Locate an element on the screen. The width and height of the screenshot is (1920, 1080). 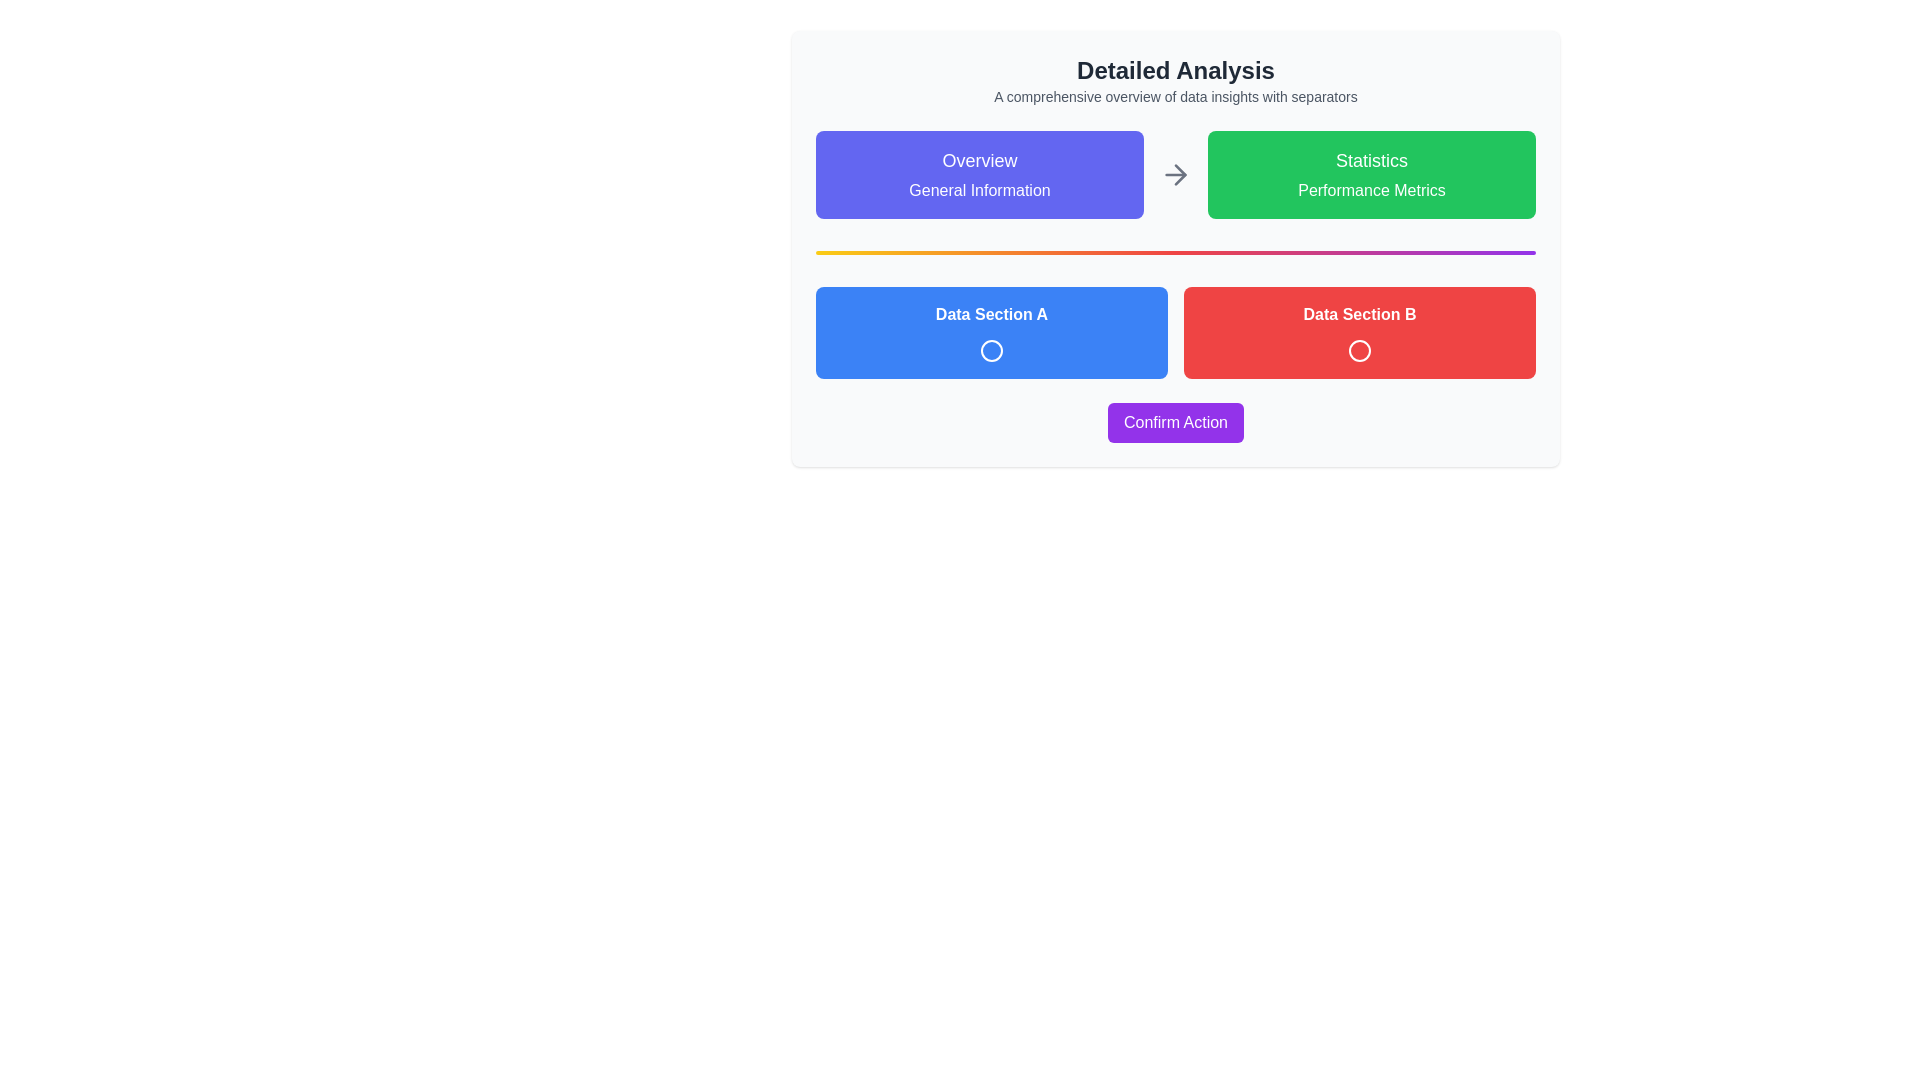
the confirmation button located centrally towards the bottom of the interface for keyboard navigation is located at coordinates (1176, 422).